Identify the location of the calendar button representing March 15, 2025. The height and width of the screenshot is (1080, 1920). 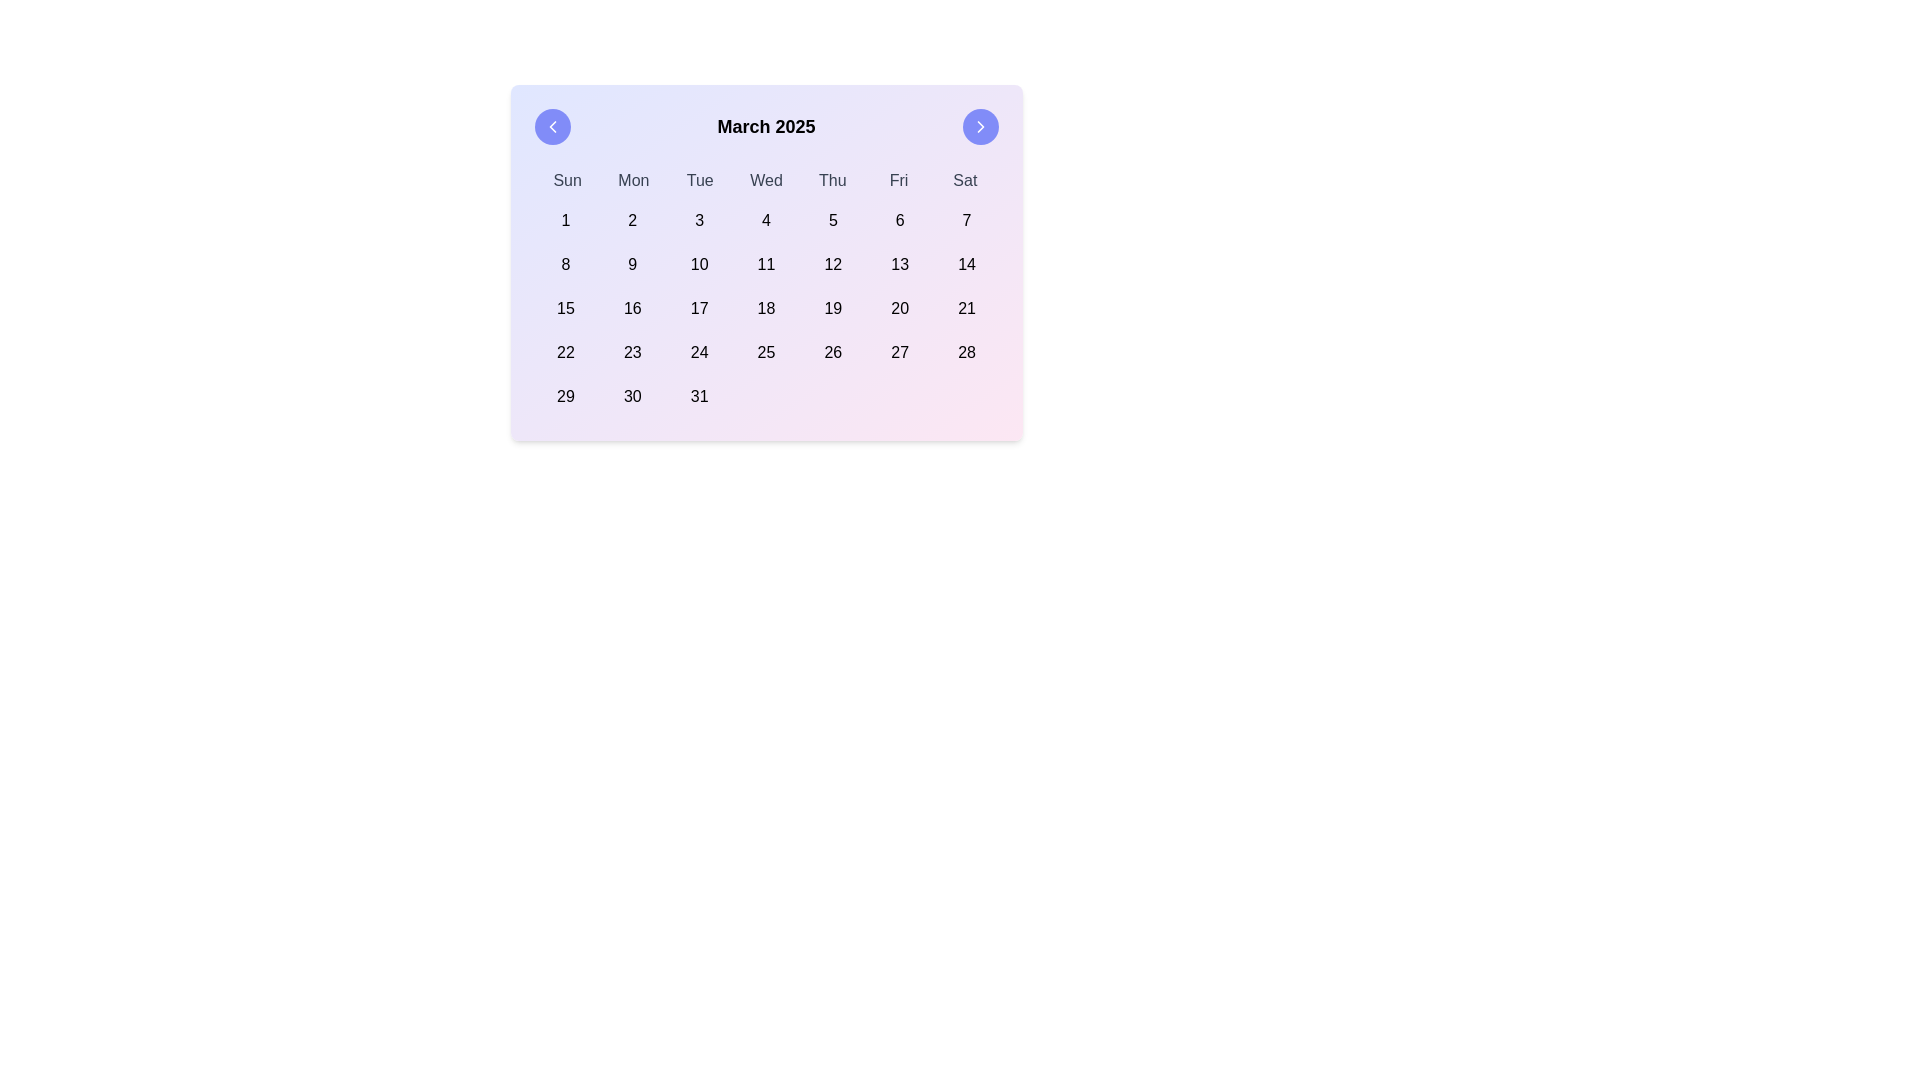
(564, 308).